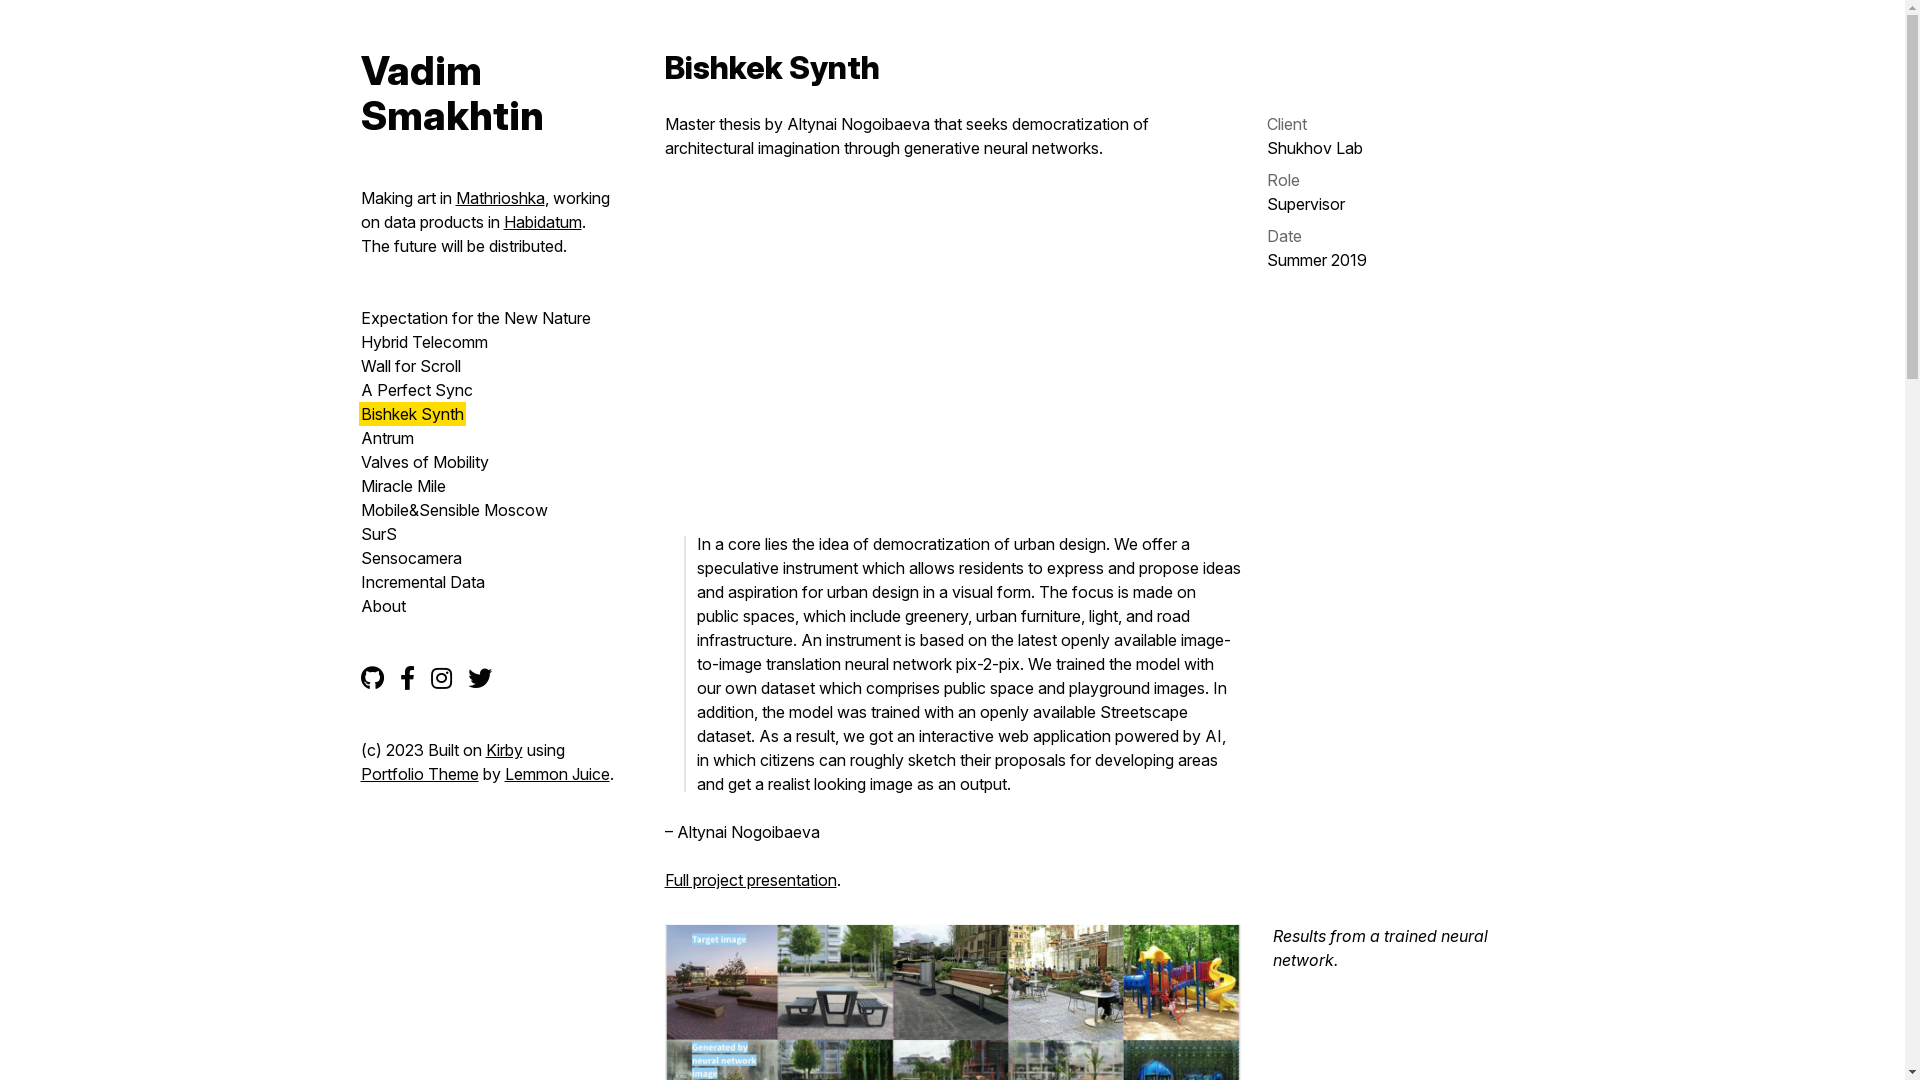 The width and height of the screenshot is (1920, 1080). What do you see at coordinates (358, 582) in the screenshot?
I see `'Incremental Data'` at bounding box center [358, 582].